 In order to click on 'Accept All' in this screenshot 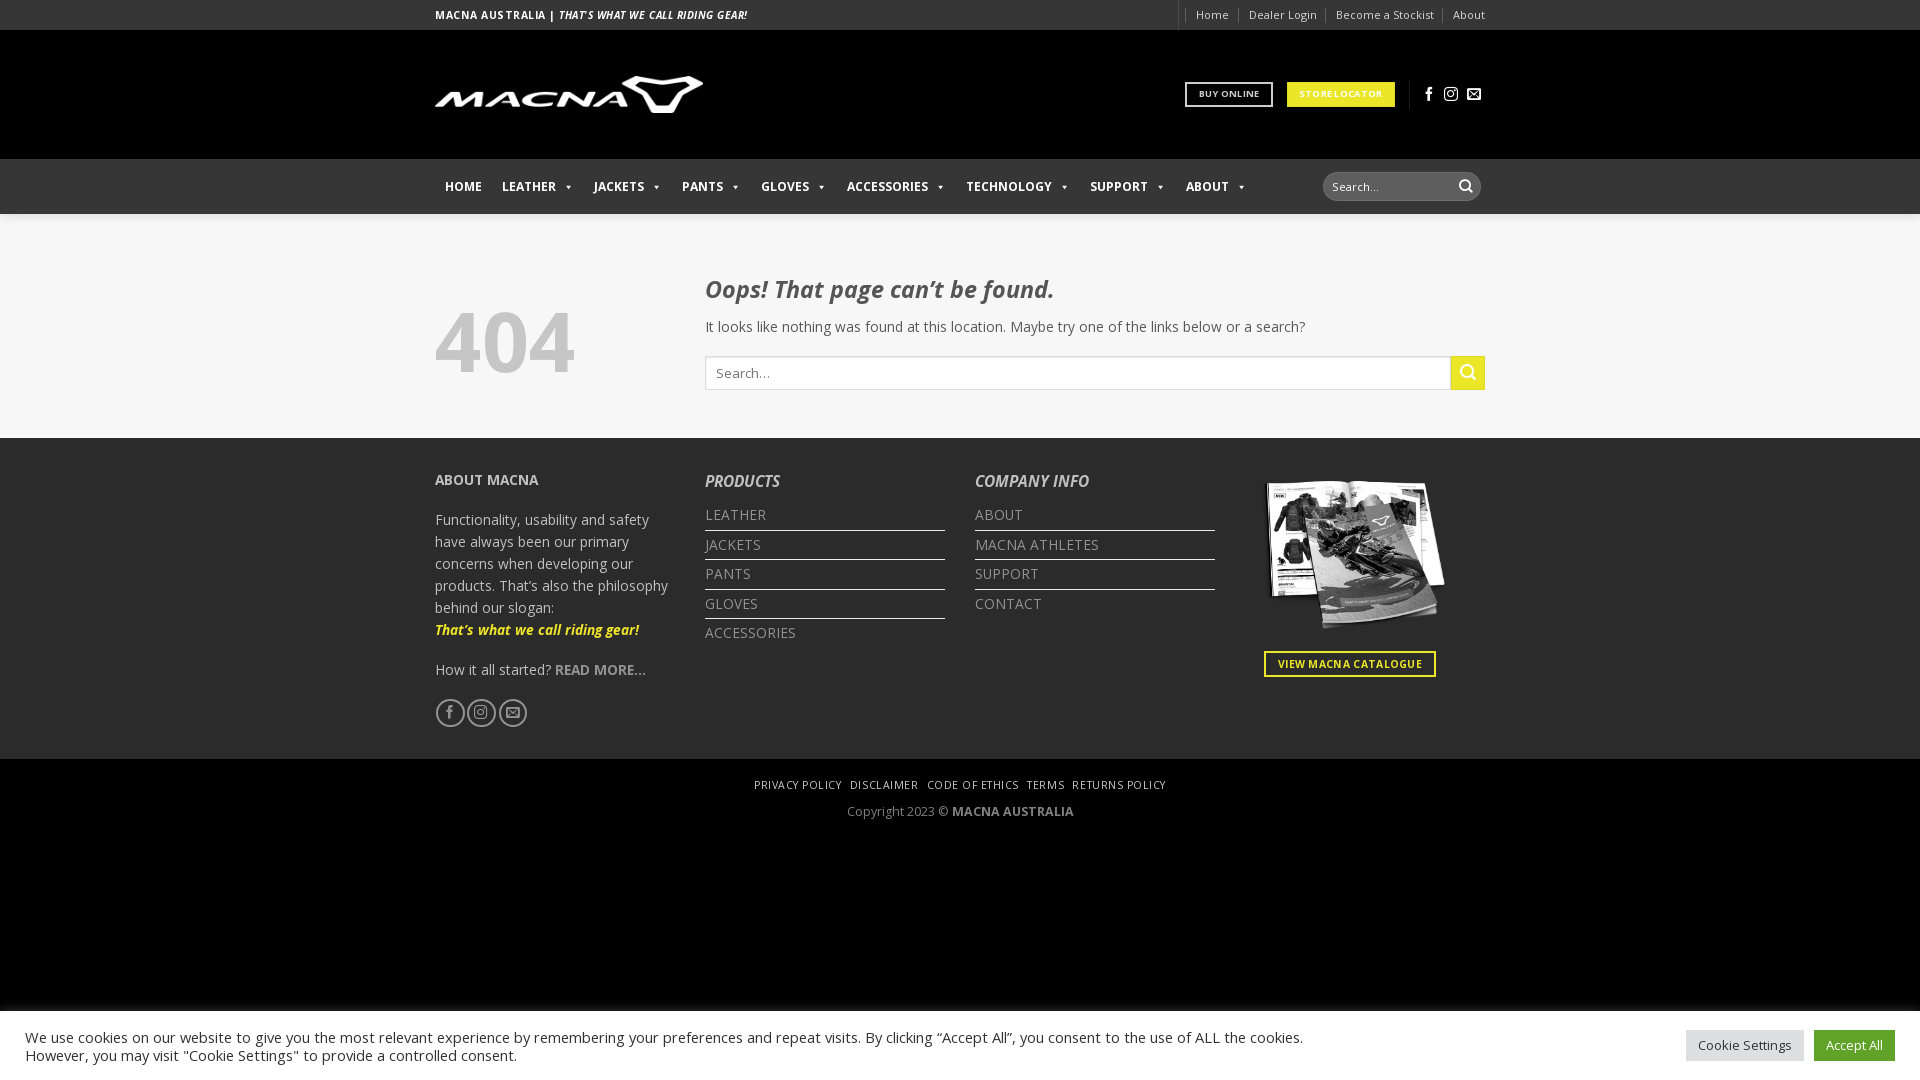, I will do `click(1853, 1044)`.